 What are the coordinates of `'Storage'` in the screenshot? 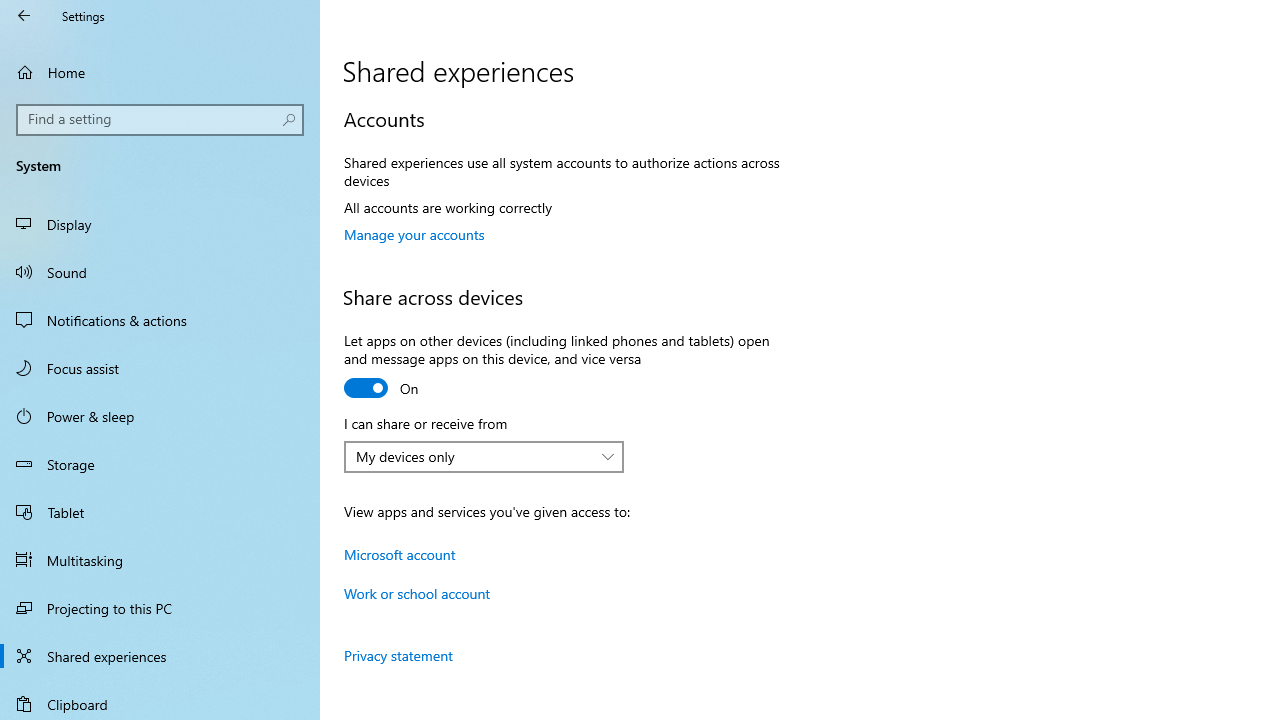 It's located at (160, 464).